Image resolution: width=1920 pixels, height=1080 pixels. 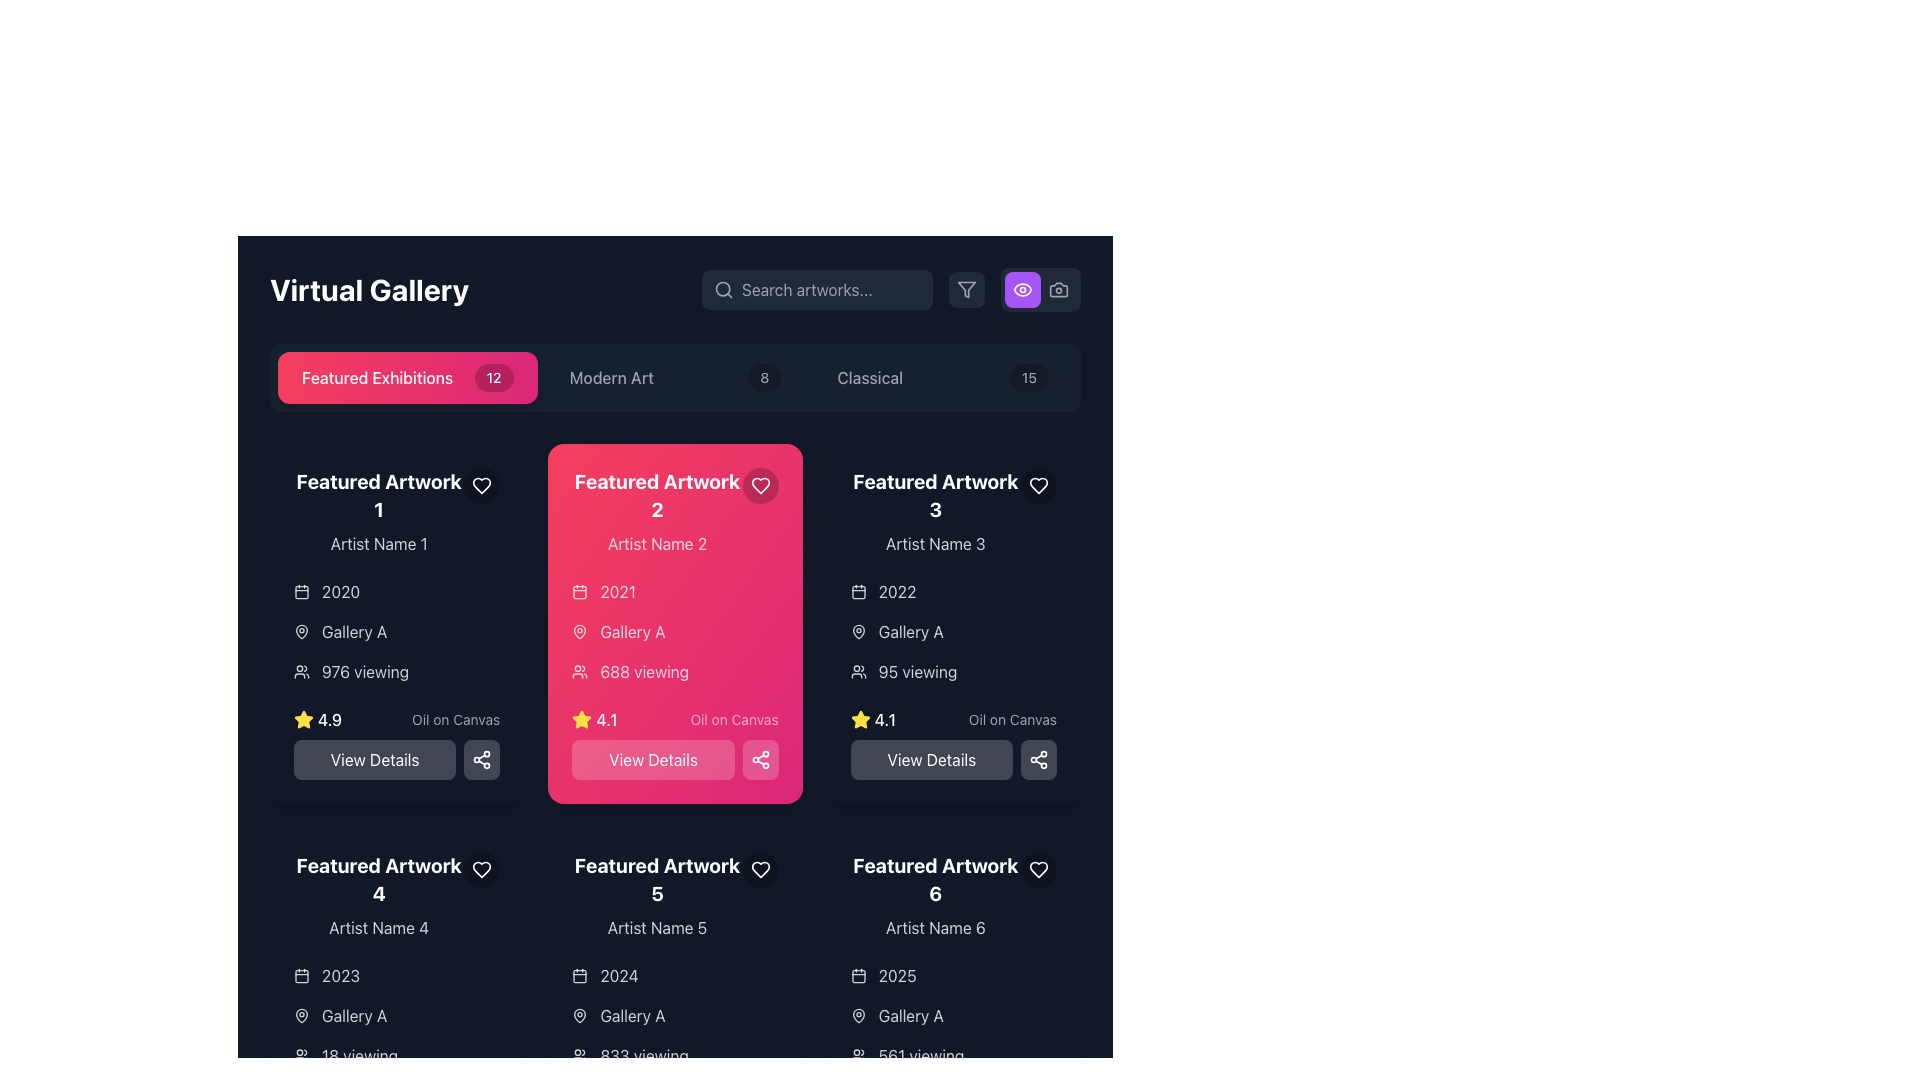 What do you see at coordinates (759, 486) in the screenshot?
I see `the 'like' or 'favorite' button located at the top-right corner of the 'Featured Artwork 2' card to mark the artwork as a favorite` at bounding box center [759, 486].